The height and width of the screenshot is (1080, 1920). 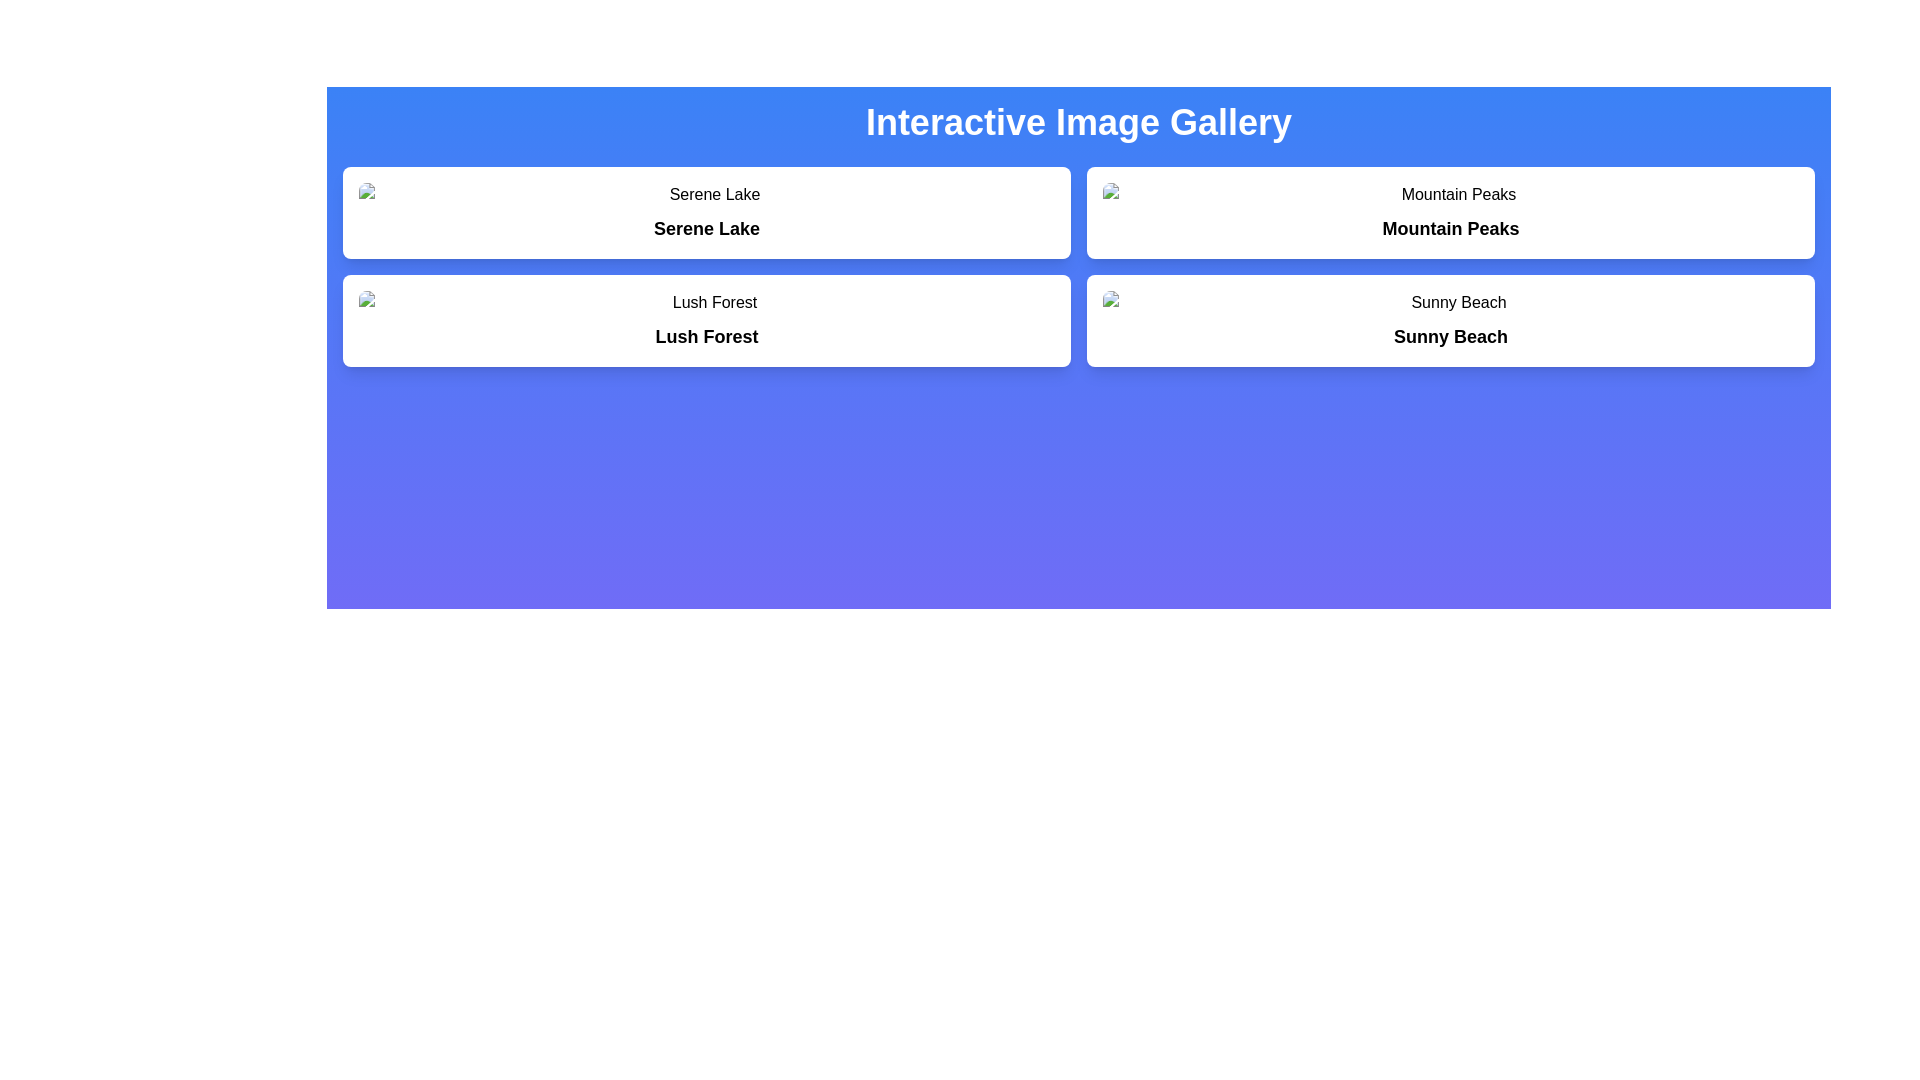 What do you see at coordinates (1450, 212) in the screenshot?
I see `the 'Mountain Peaks' card in the image gallery to interact or view details` at bounding box center [1450, 212].